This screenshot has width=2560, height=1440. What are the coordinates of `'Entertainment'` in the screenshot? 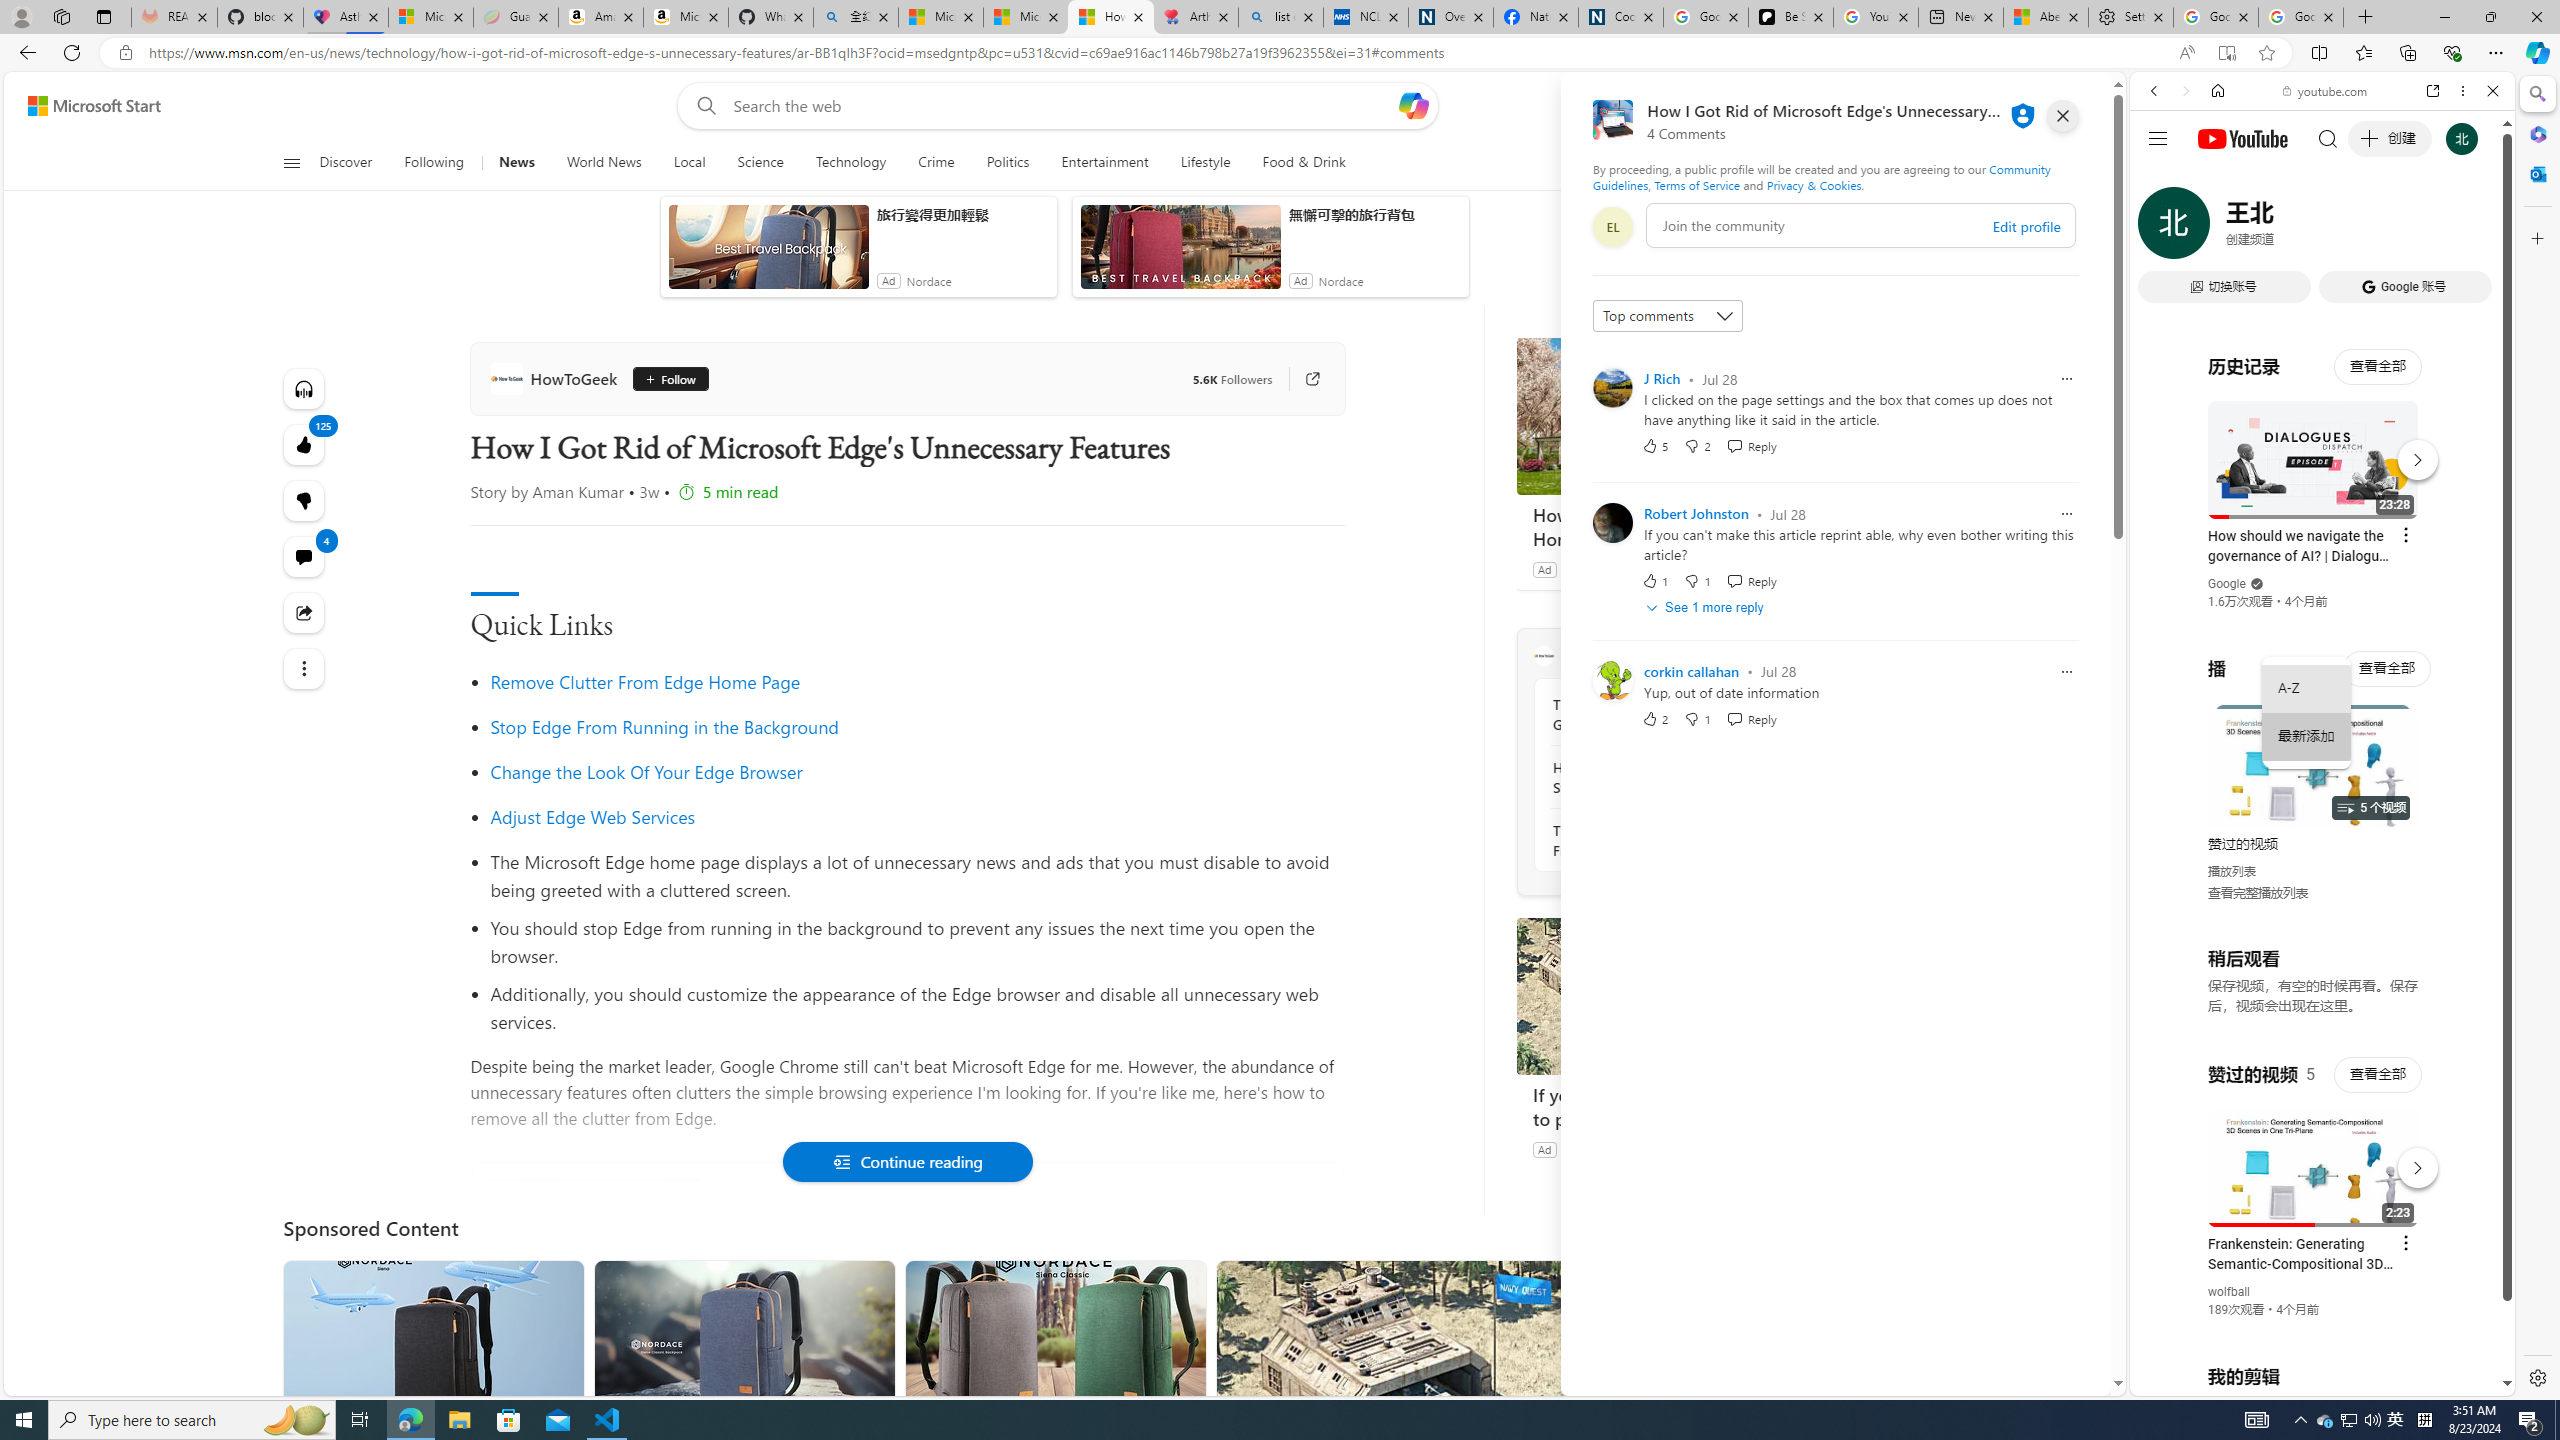 It's located at (1104, 162).